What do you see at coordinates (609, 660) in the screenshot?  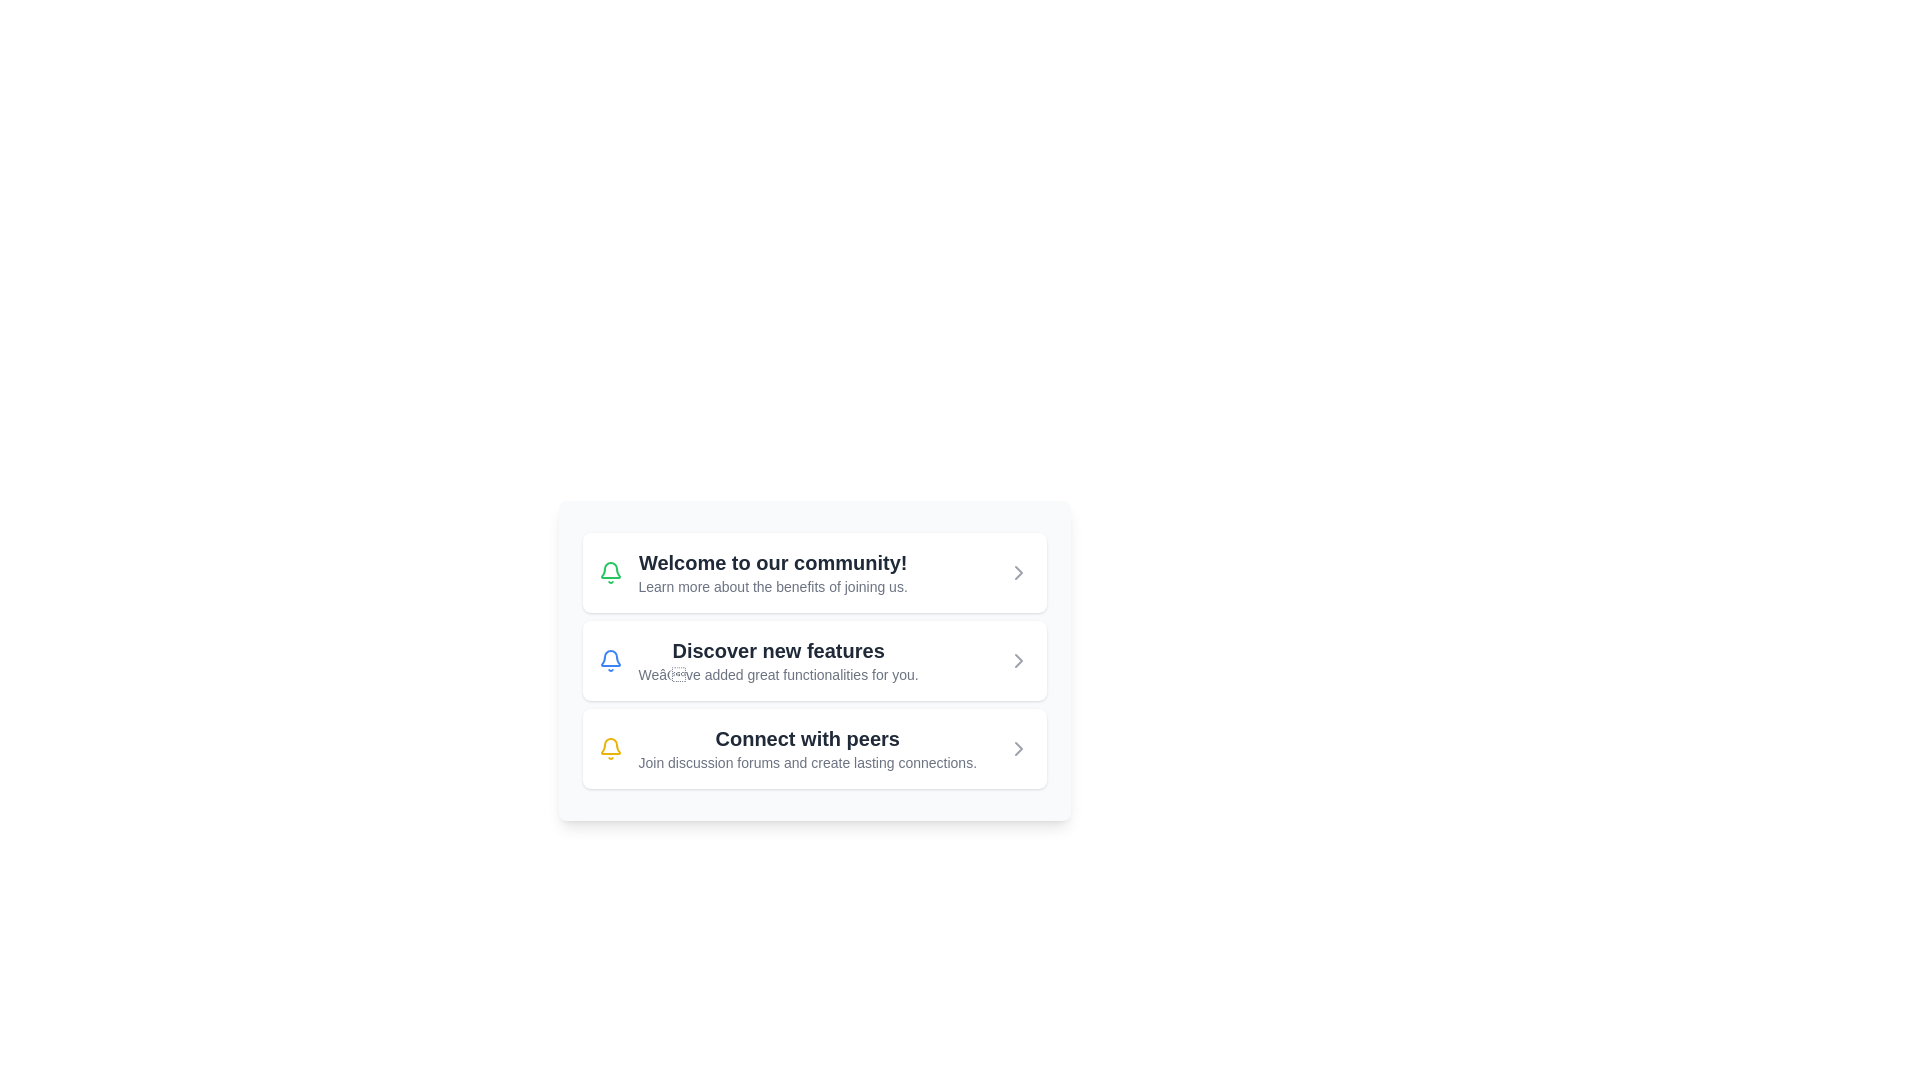 I see `the notification bell icon located in the second card labeled 'Discover new features'` at bounding box center [609, 660].